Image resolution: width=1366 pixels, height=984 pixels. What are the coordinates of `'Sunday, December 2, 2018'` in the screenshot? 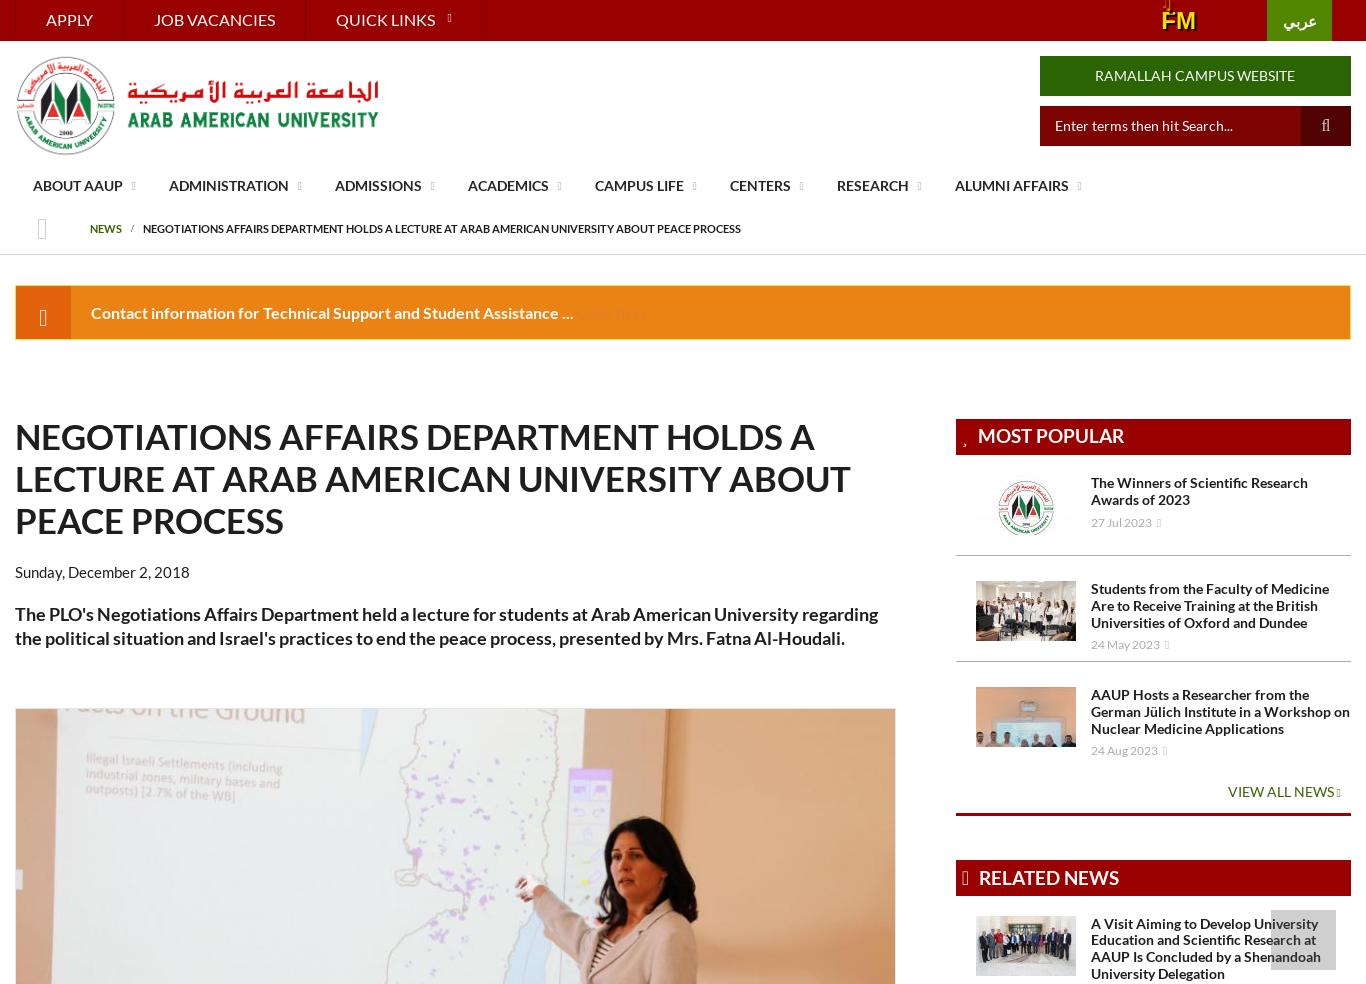 It's located at (102, 570).